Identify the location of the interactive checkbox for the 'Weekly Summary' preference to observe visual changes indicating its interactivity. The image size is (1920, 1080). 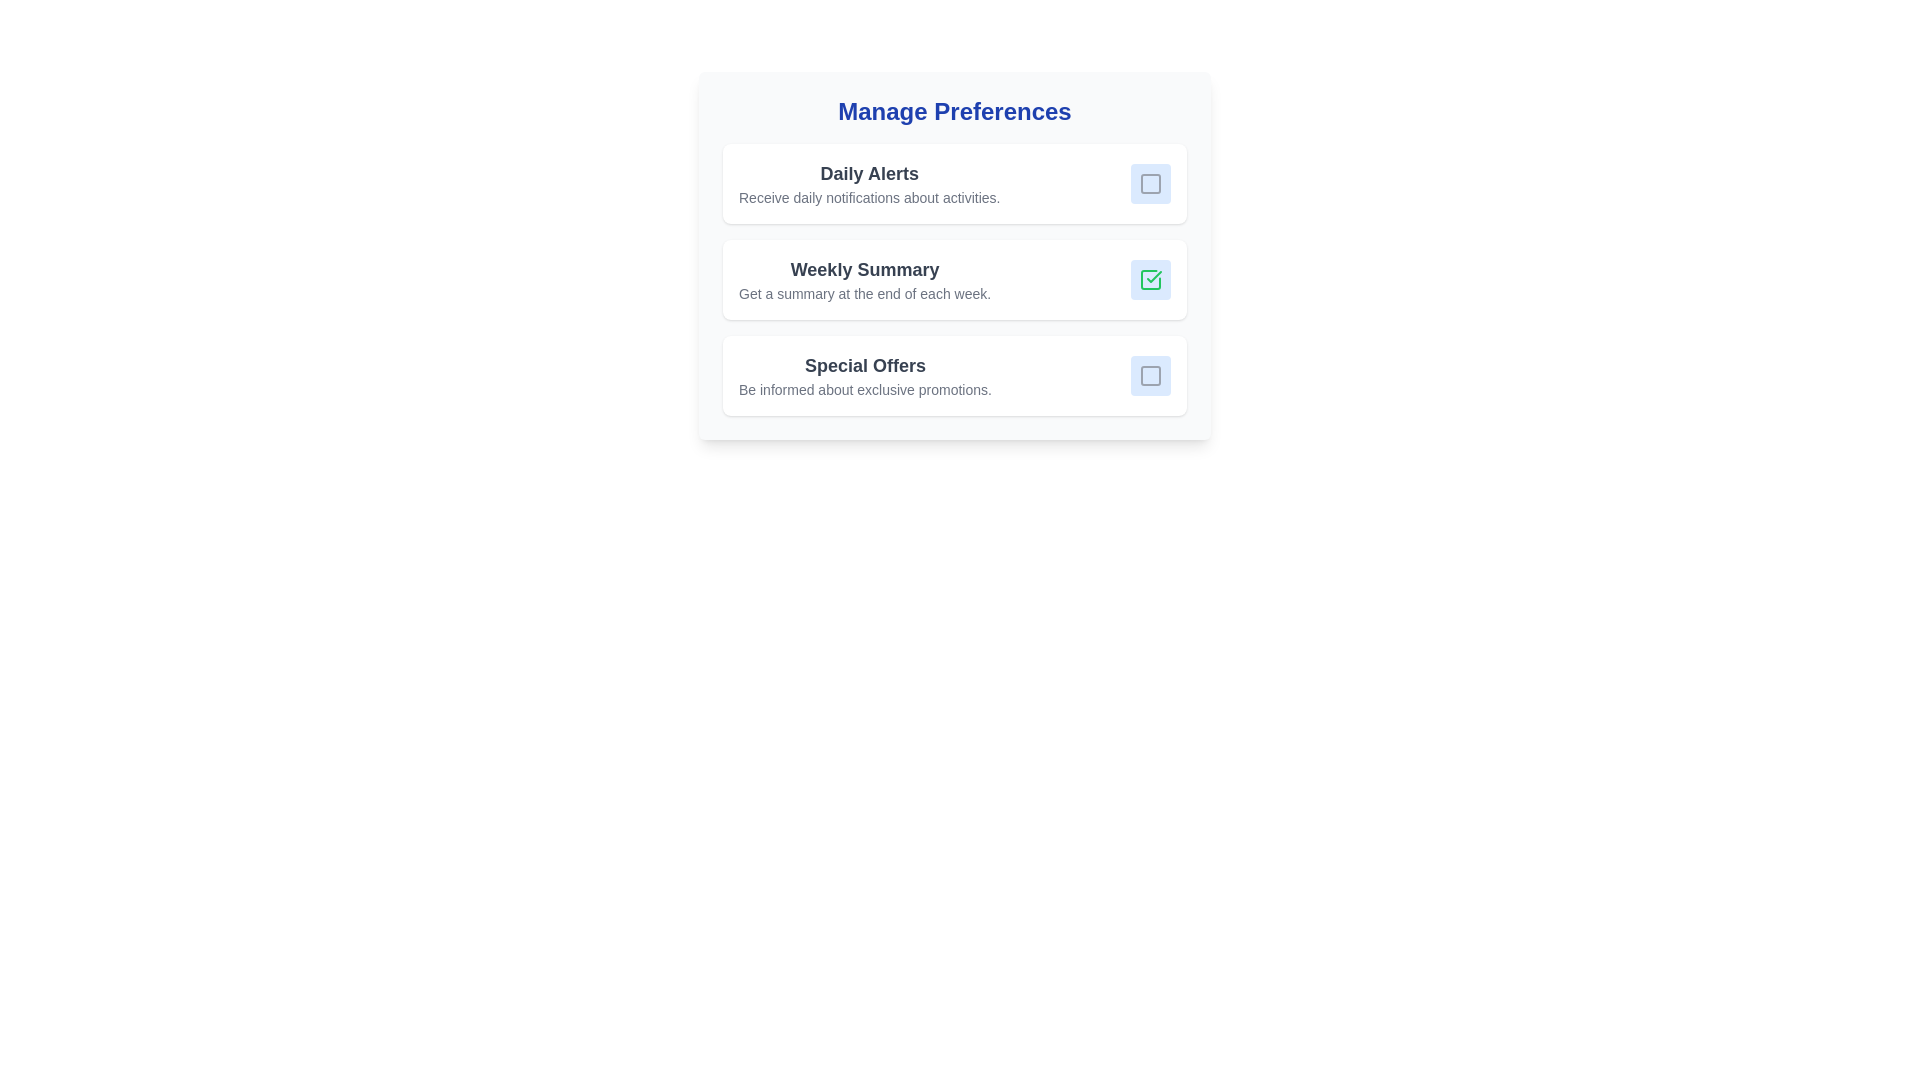
(1151, 280).